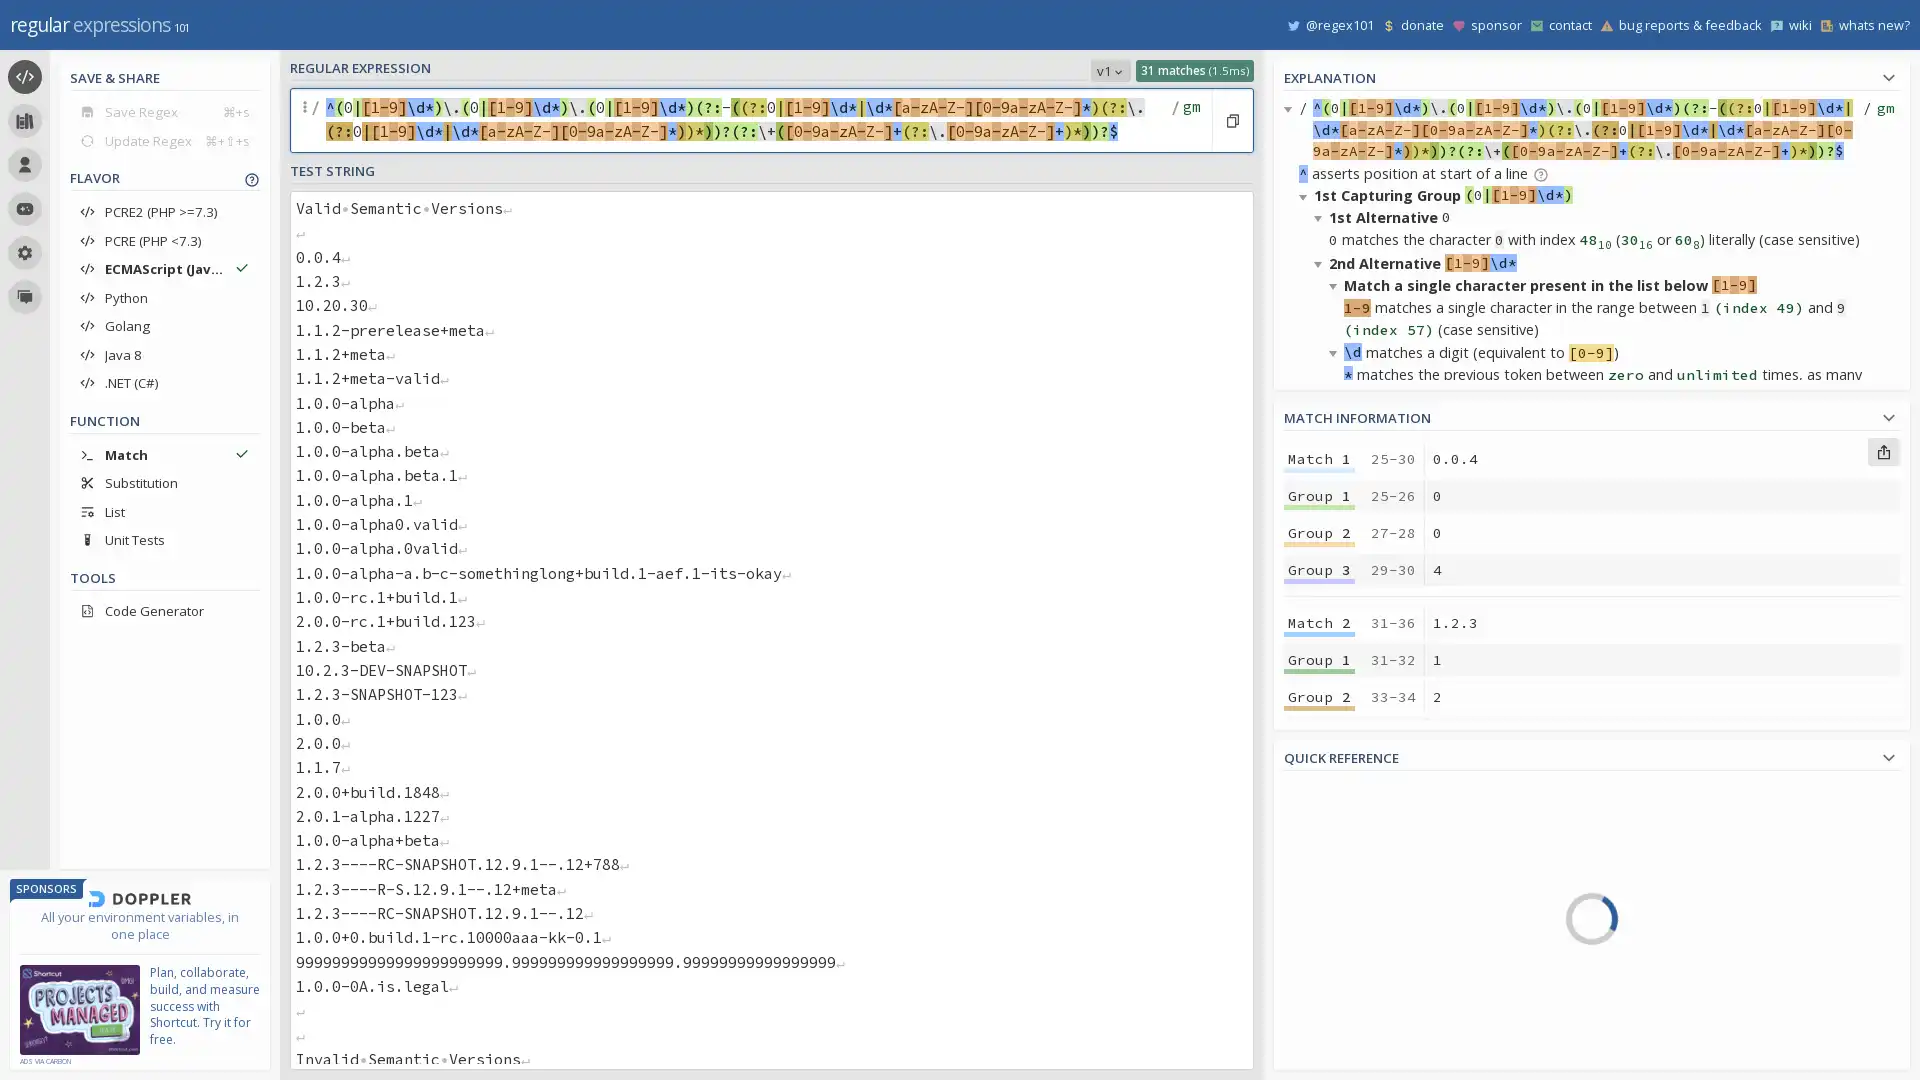 This screenshot has height=1080, width=1920. Describe the element at coordinates (1377, 886) in the screenshot. I see `General Tokens` at that location.